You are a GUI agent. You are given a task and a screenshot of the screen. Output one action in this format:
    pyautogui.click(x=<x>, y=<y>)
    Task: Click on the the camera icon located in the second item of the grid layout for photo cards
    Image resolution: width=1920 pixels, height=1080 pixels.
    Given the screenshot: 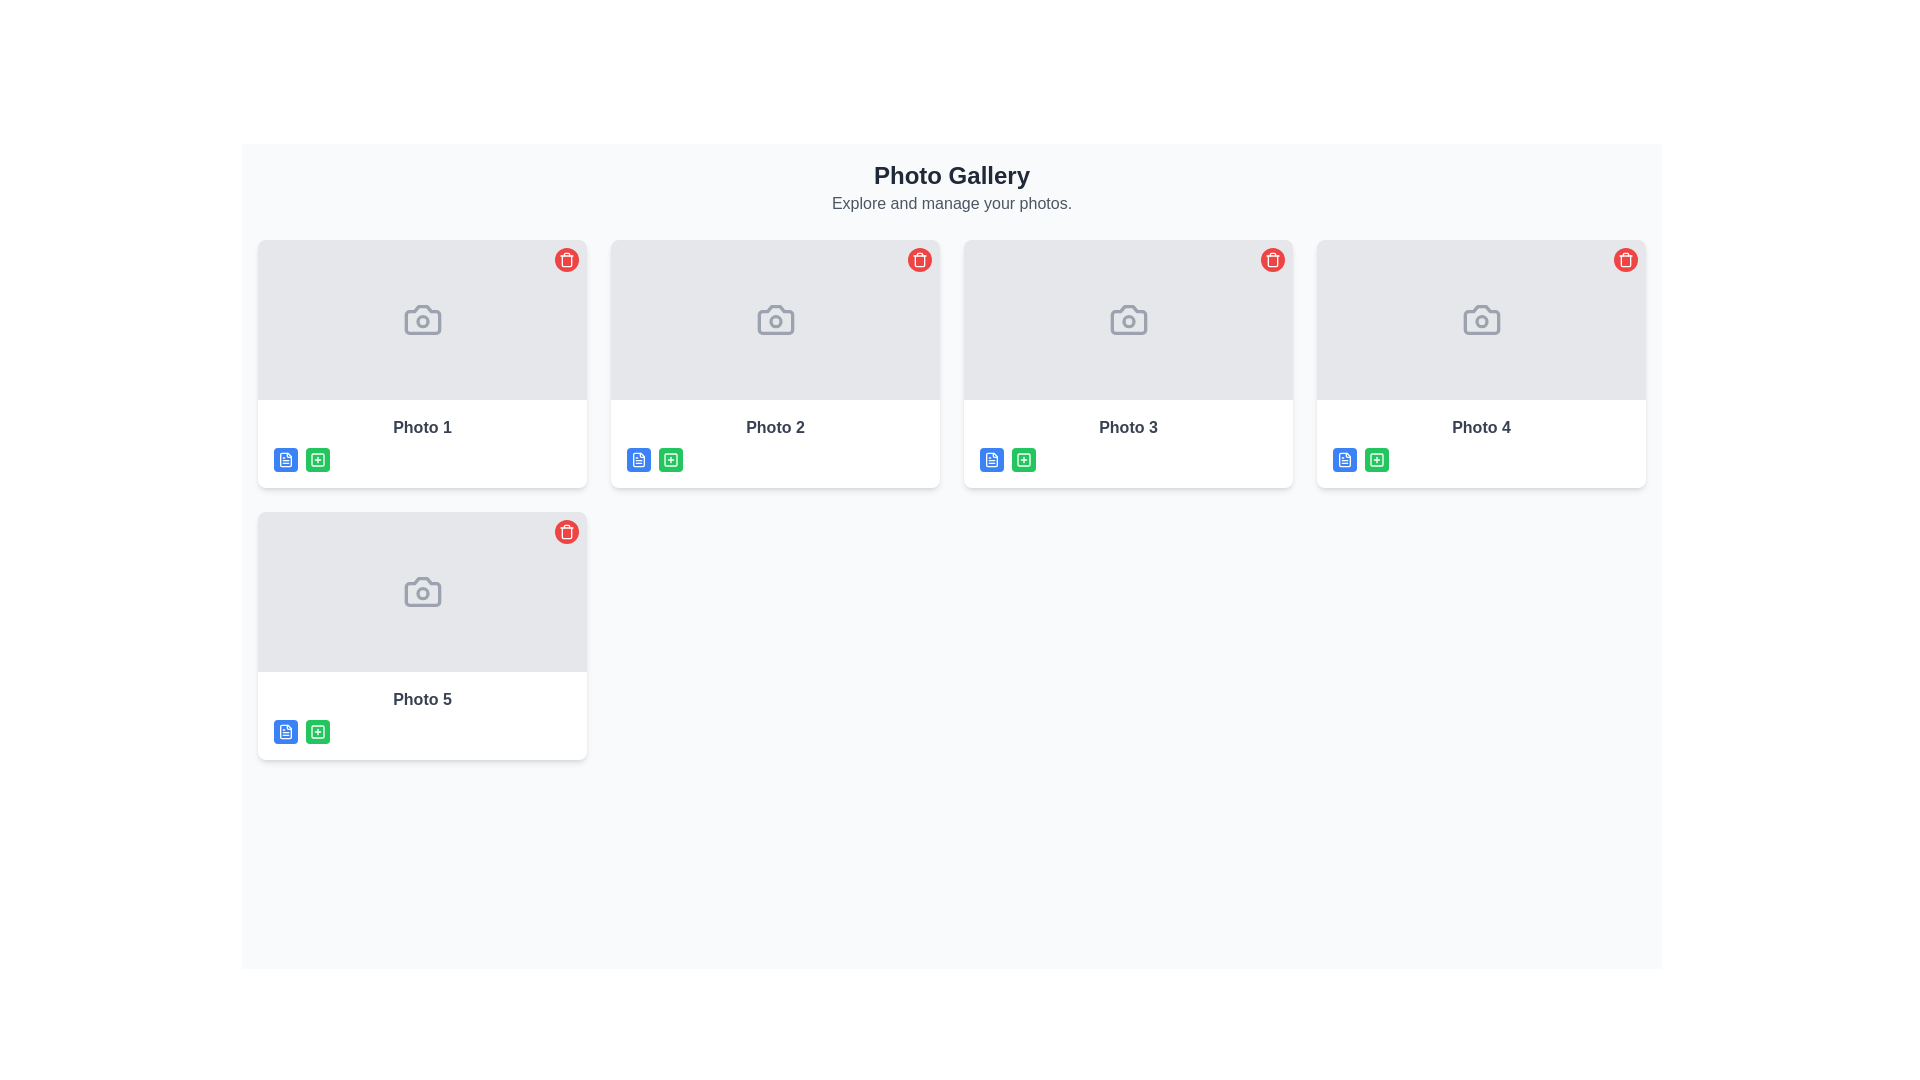 What is the action you would take?
    pyautogui.click(x=774, y=319)
    